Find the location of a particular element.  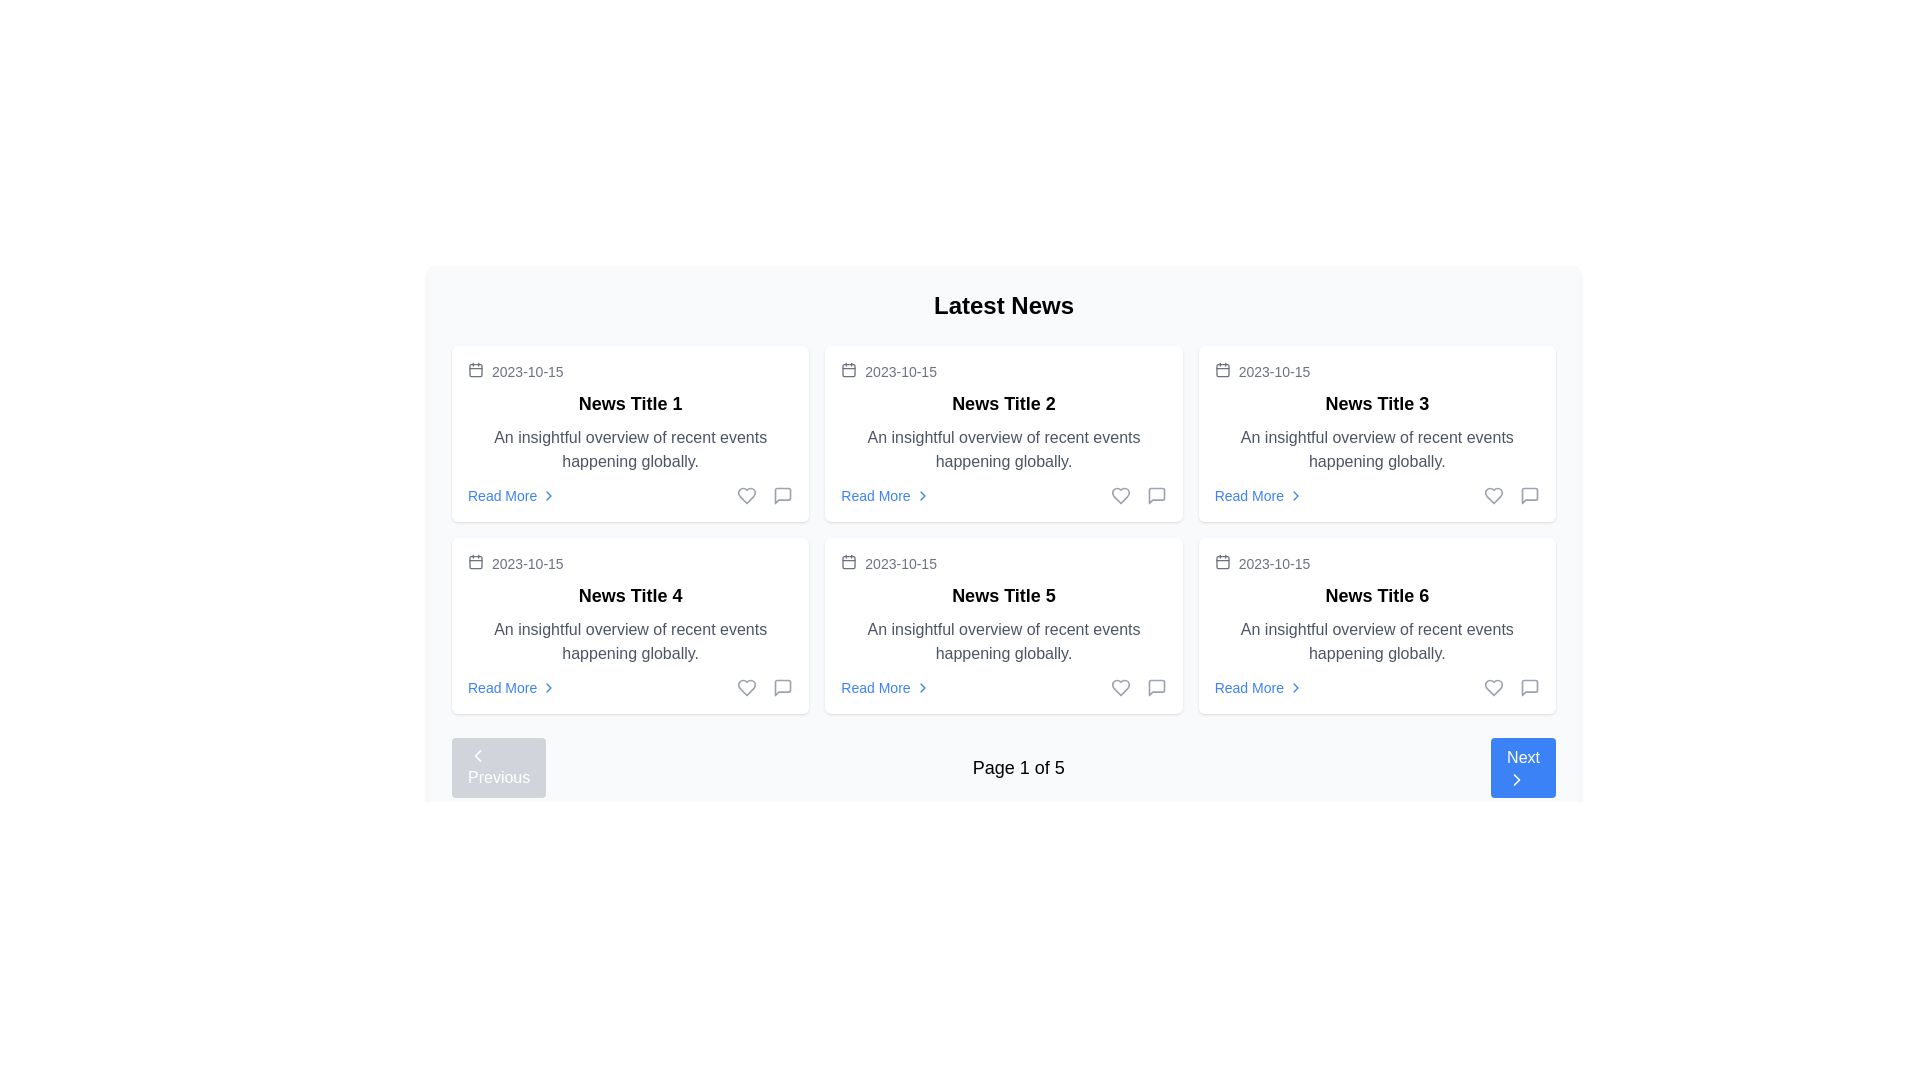

the date icon located at the top-left of the card titled 'News Title 1', which enhances the visual clarity of the date '2023-10-15' is located at coordinates (474, 562).